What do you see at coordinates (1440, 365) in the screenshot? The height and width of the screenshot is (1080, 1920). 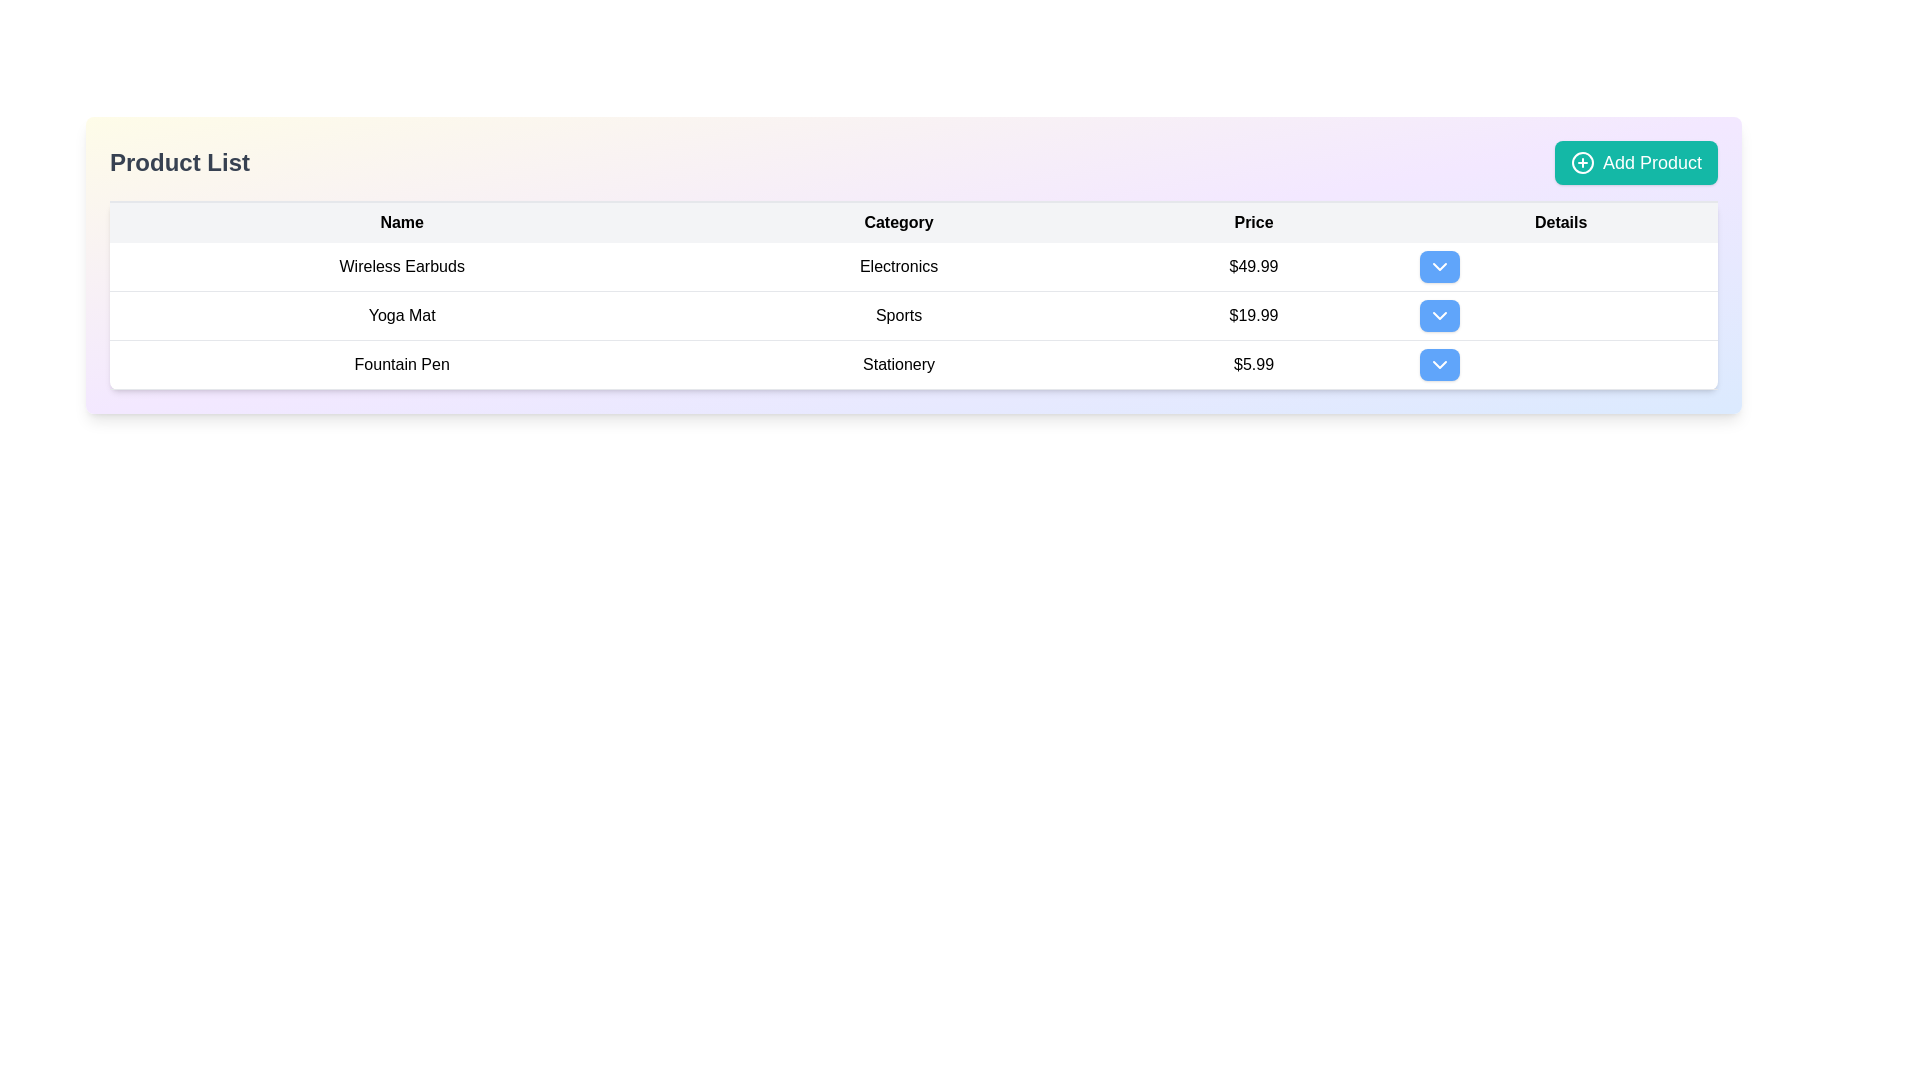 I see `the chevron down icon located in the center of a small blue circular button in the third row of the table under the 'Details' column to indicate interaction` at bounding box center [1440, 365].